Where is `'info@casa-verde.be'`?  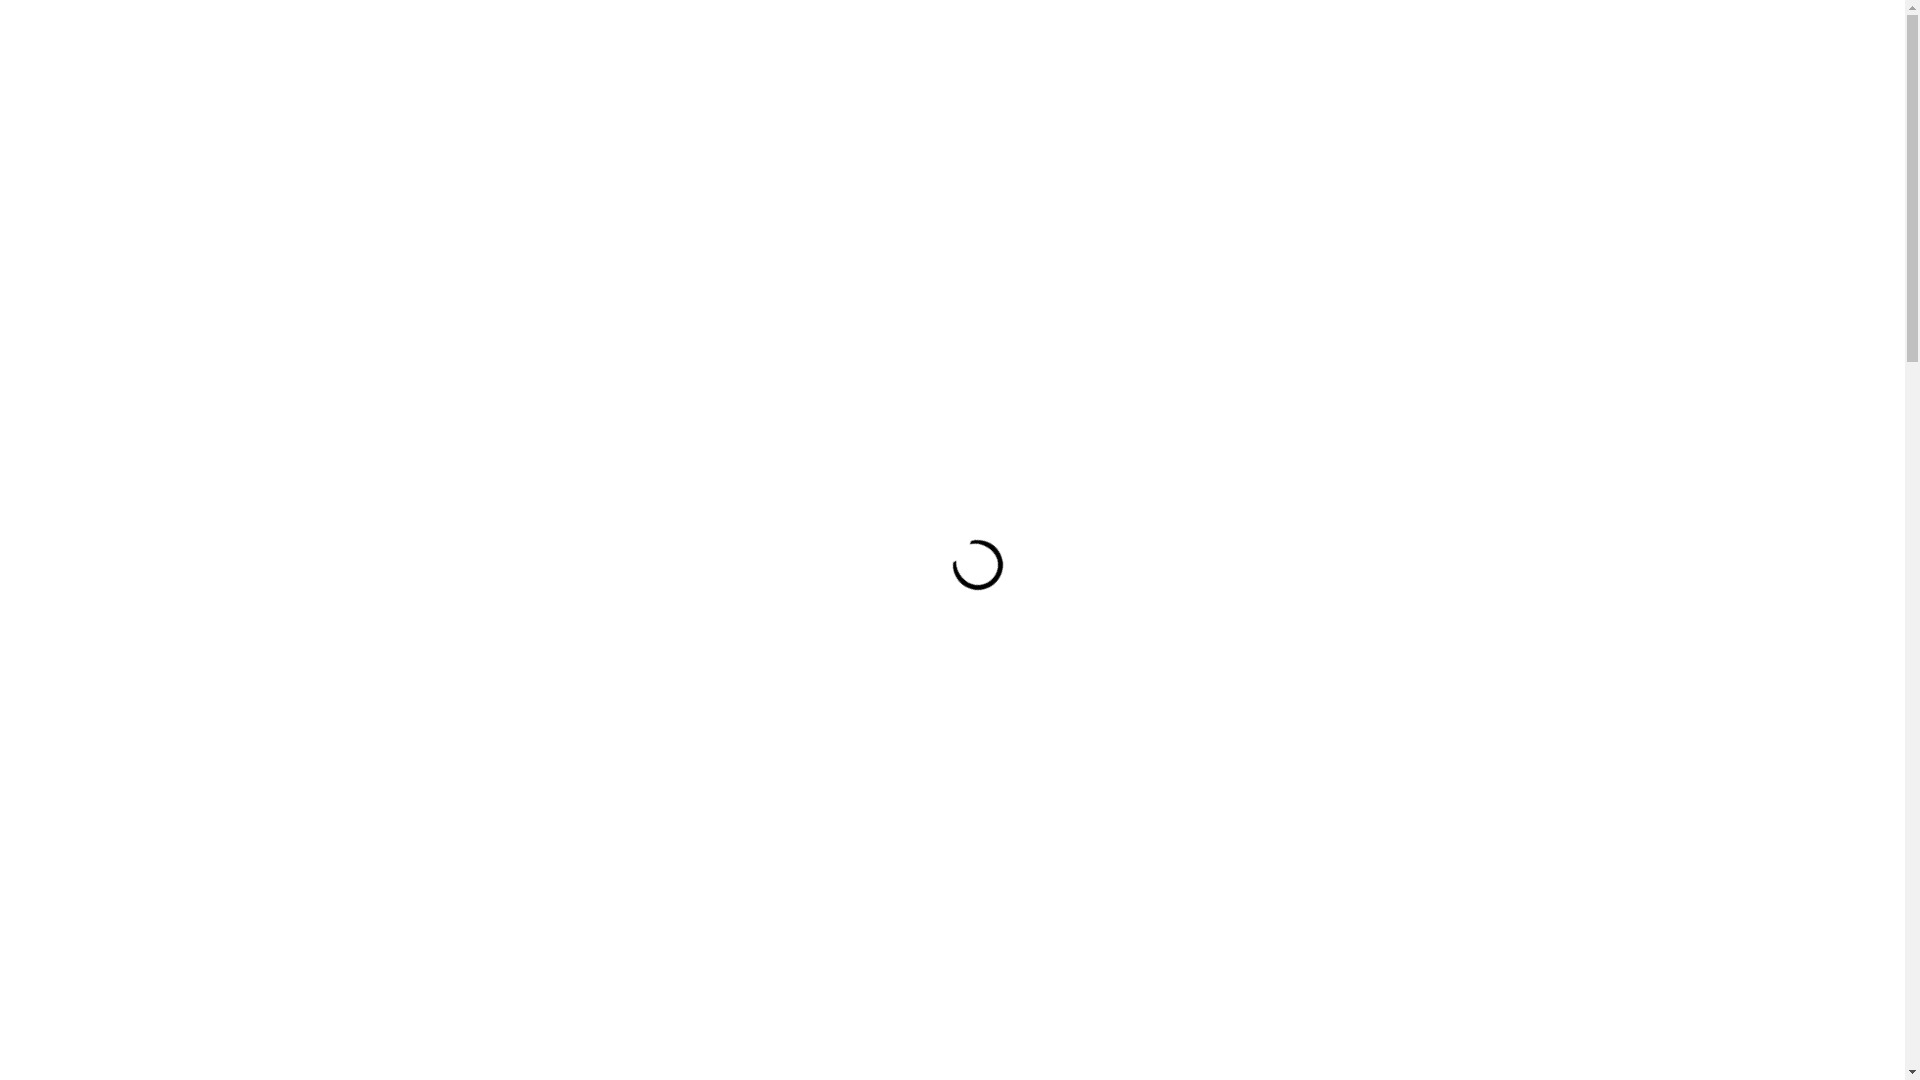
'info@casa-verde.be' is located at coordinates (960, 68).